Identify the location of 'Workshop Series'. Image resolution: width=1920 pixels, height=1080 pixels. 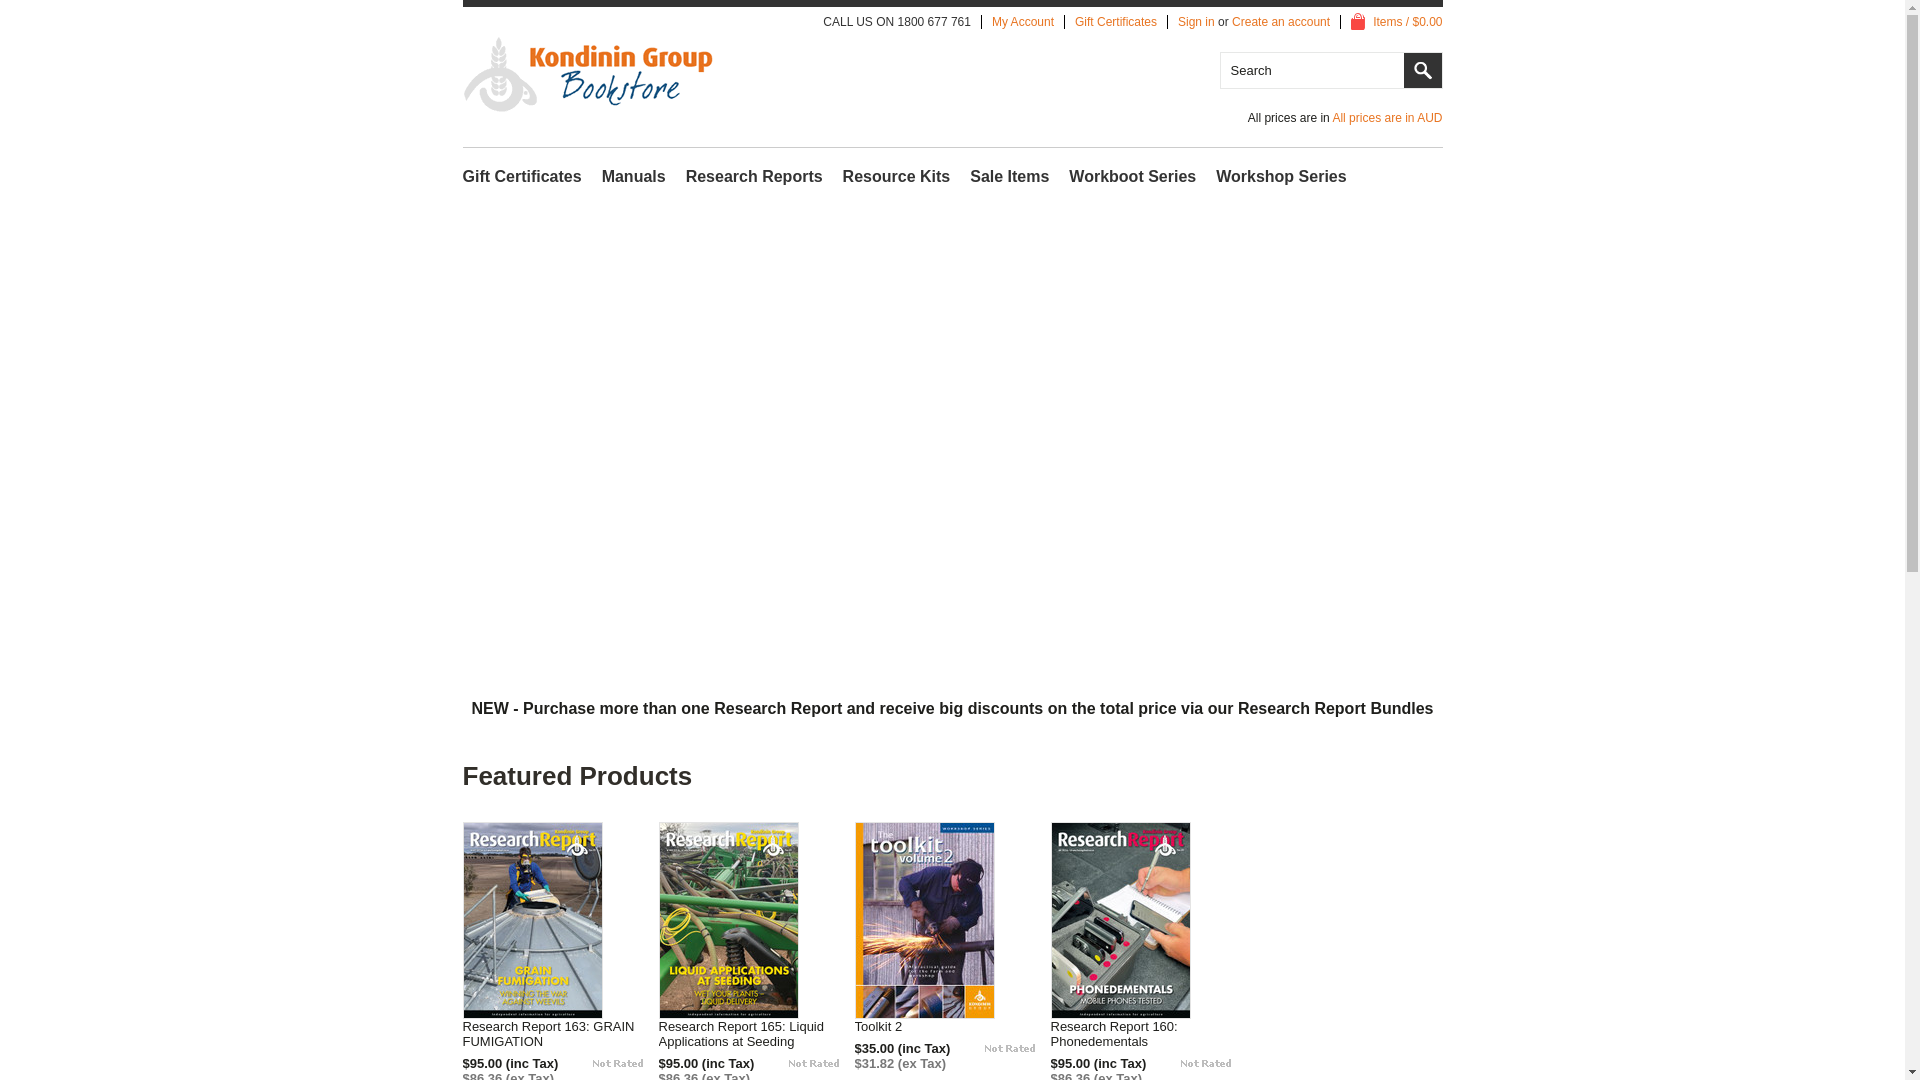
(1281, 176).